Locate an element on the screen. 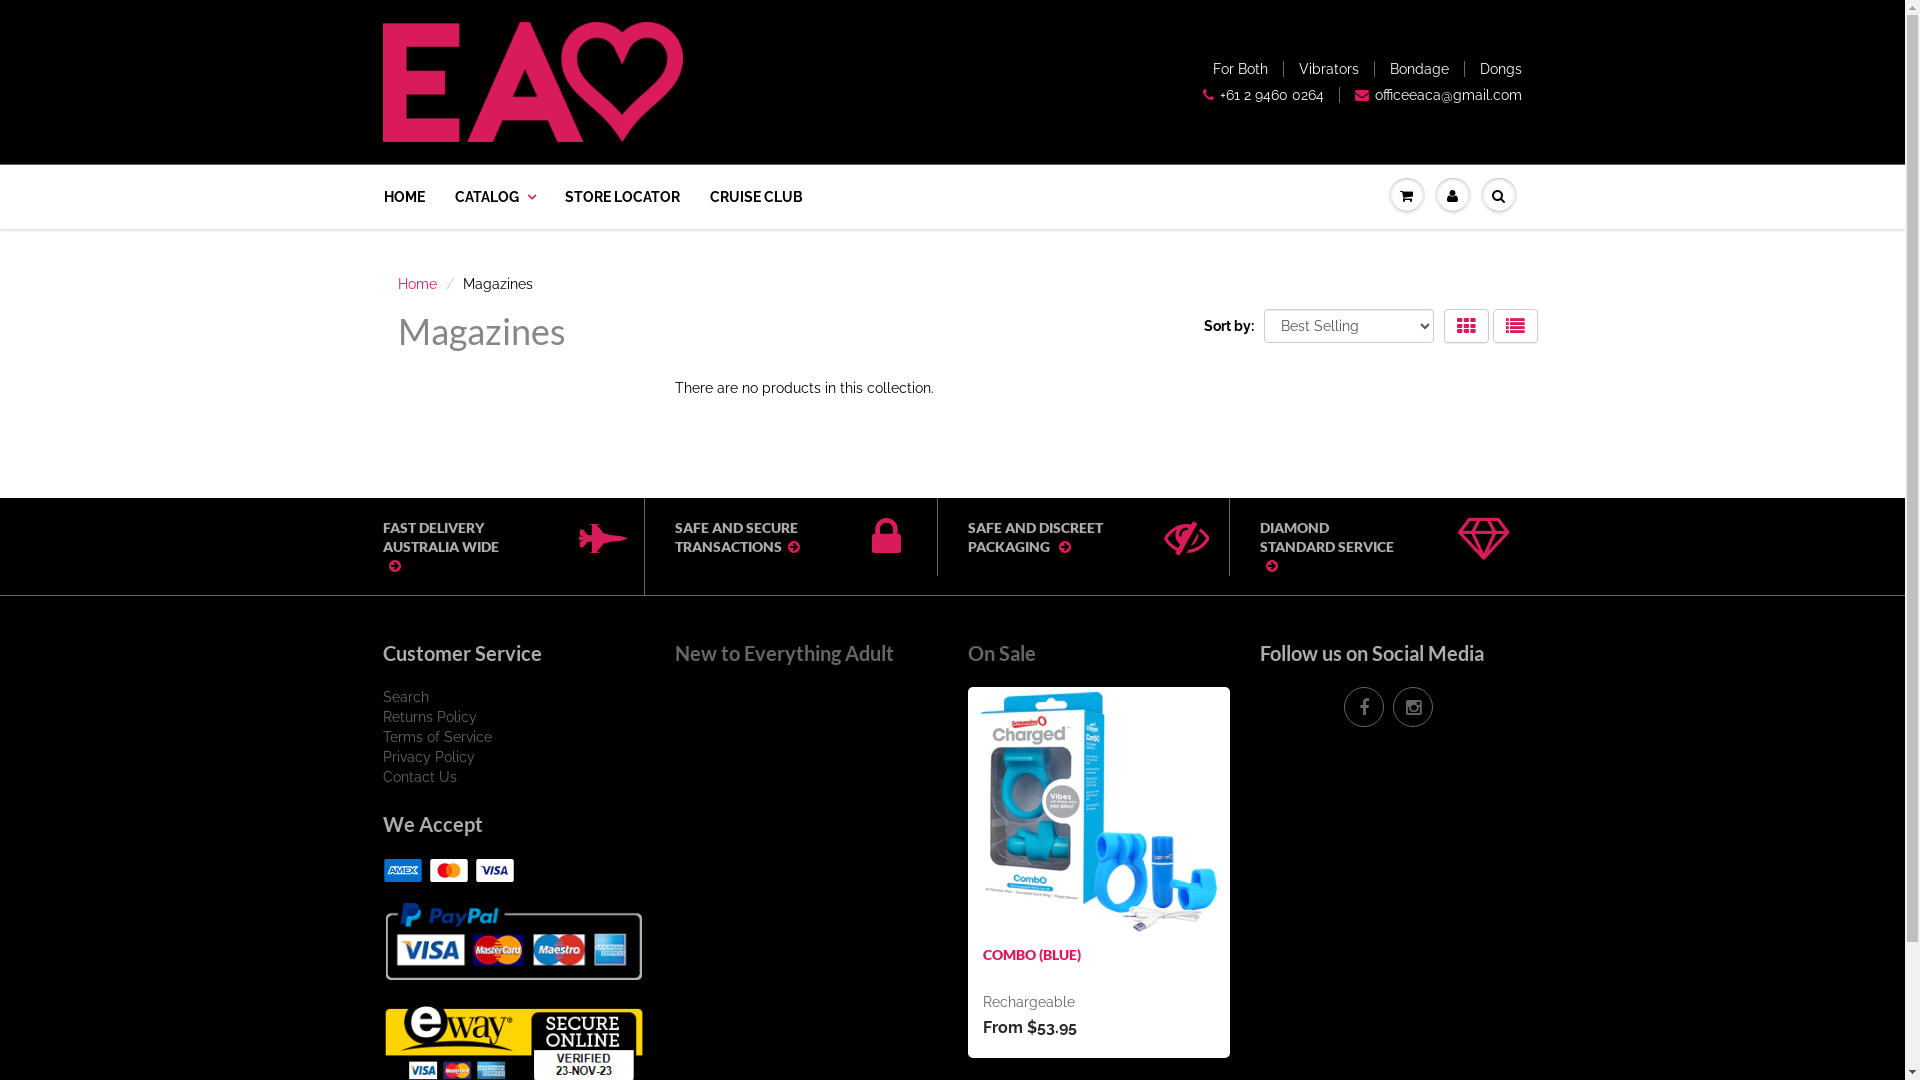 The image size is (1920, 1080). 'CRUISE CLUB' is located at coordinates (754, 196).